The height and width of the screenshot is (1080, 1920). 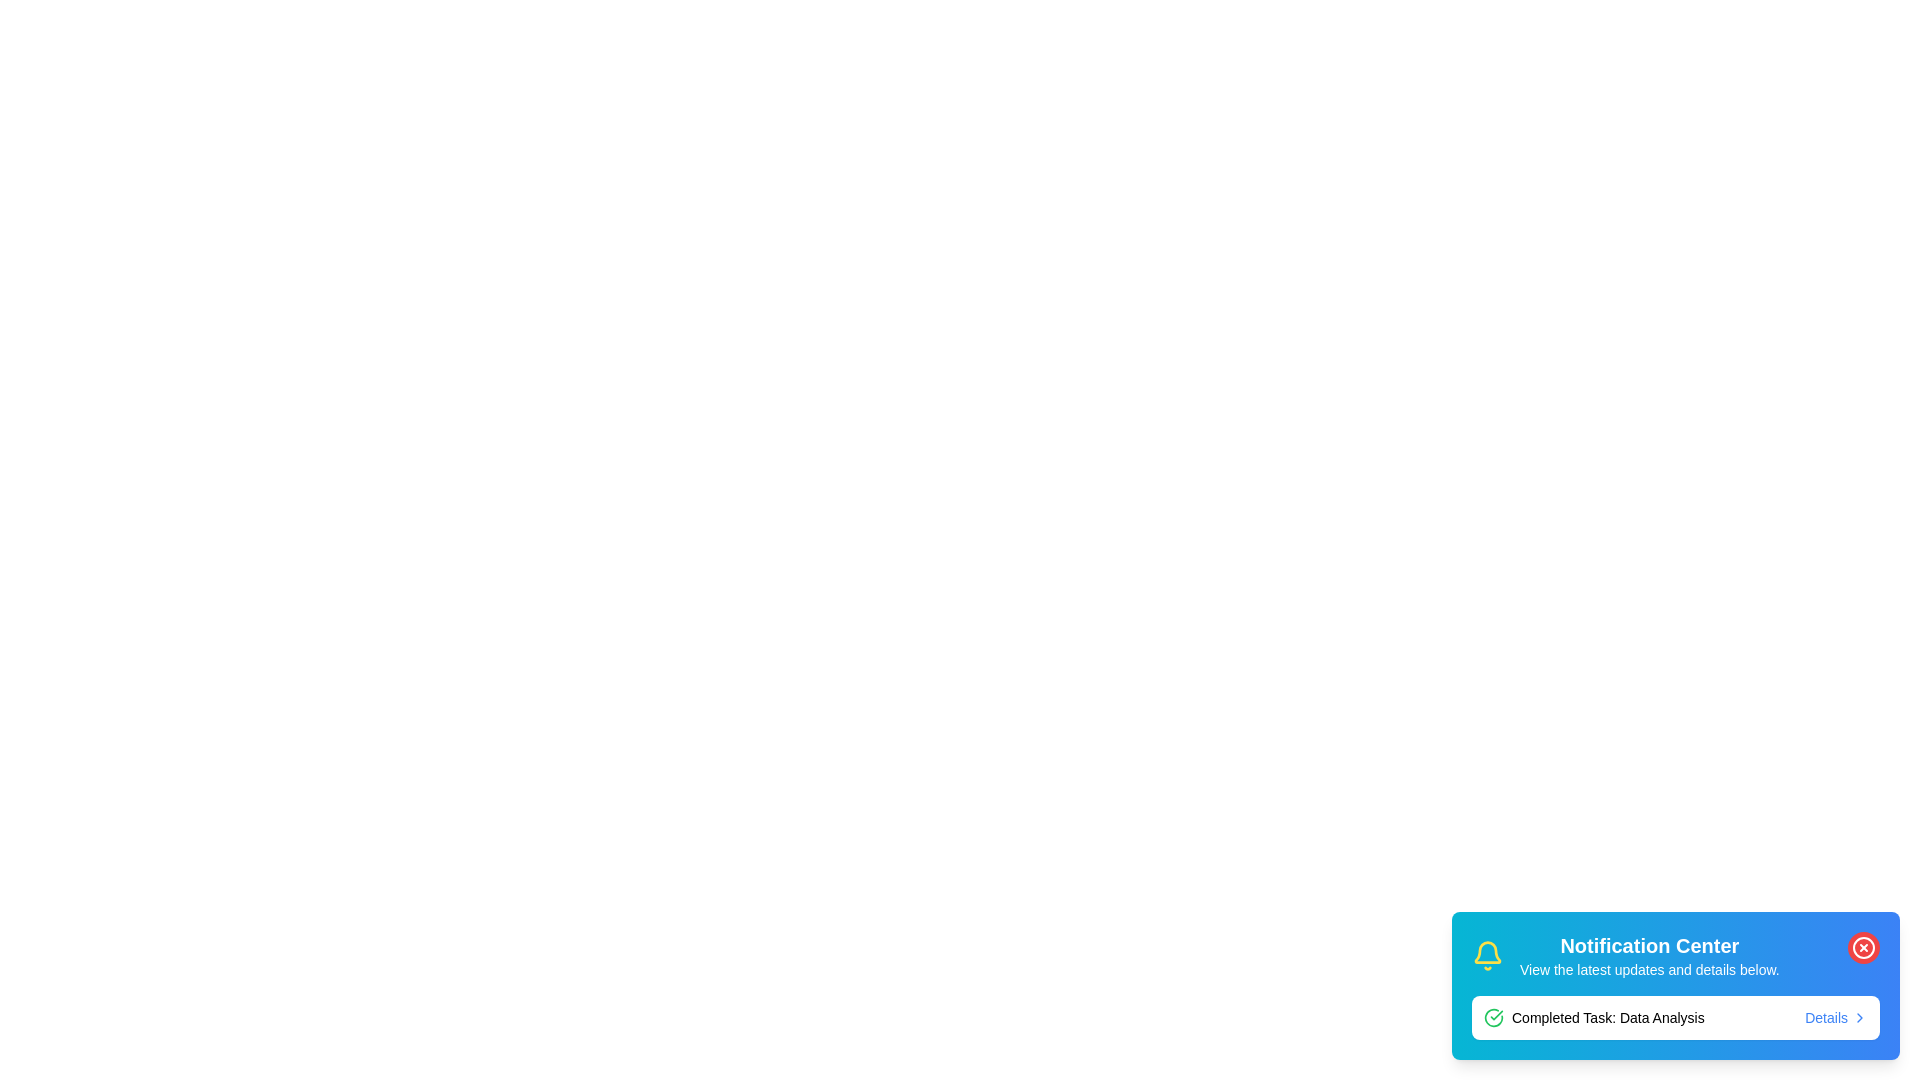 I want to click on red close button to dismiss the notification, so click(x=1862, y=947).